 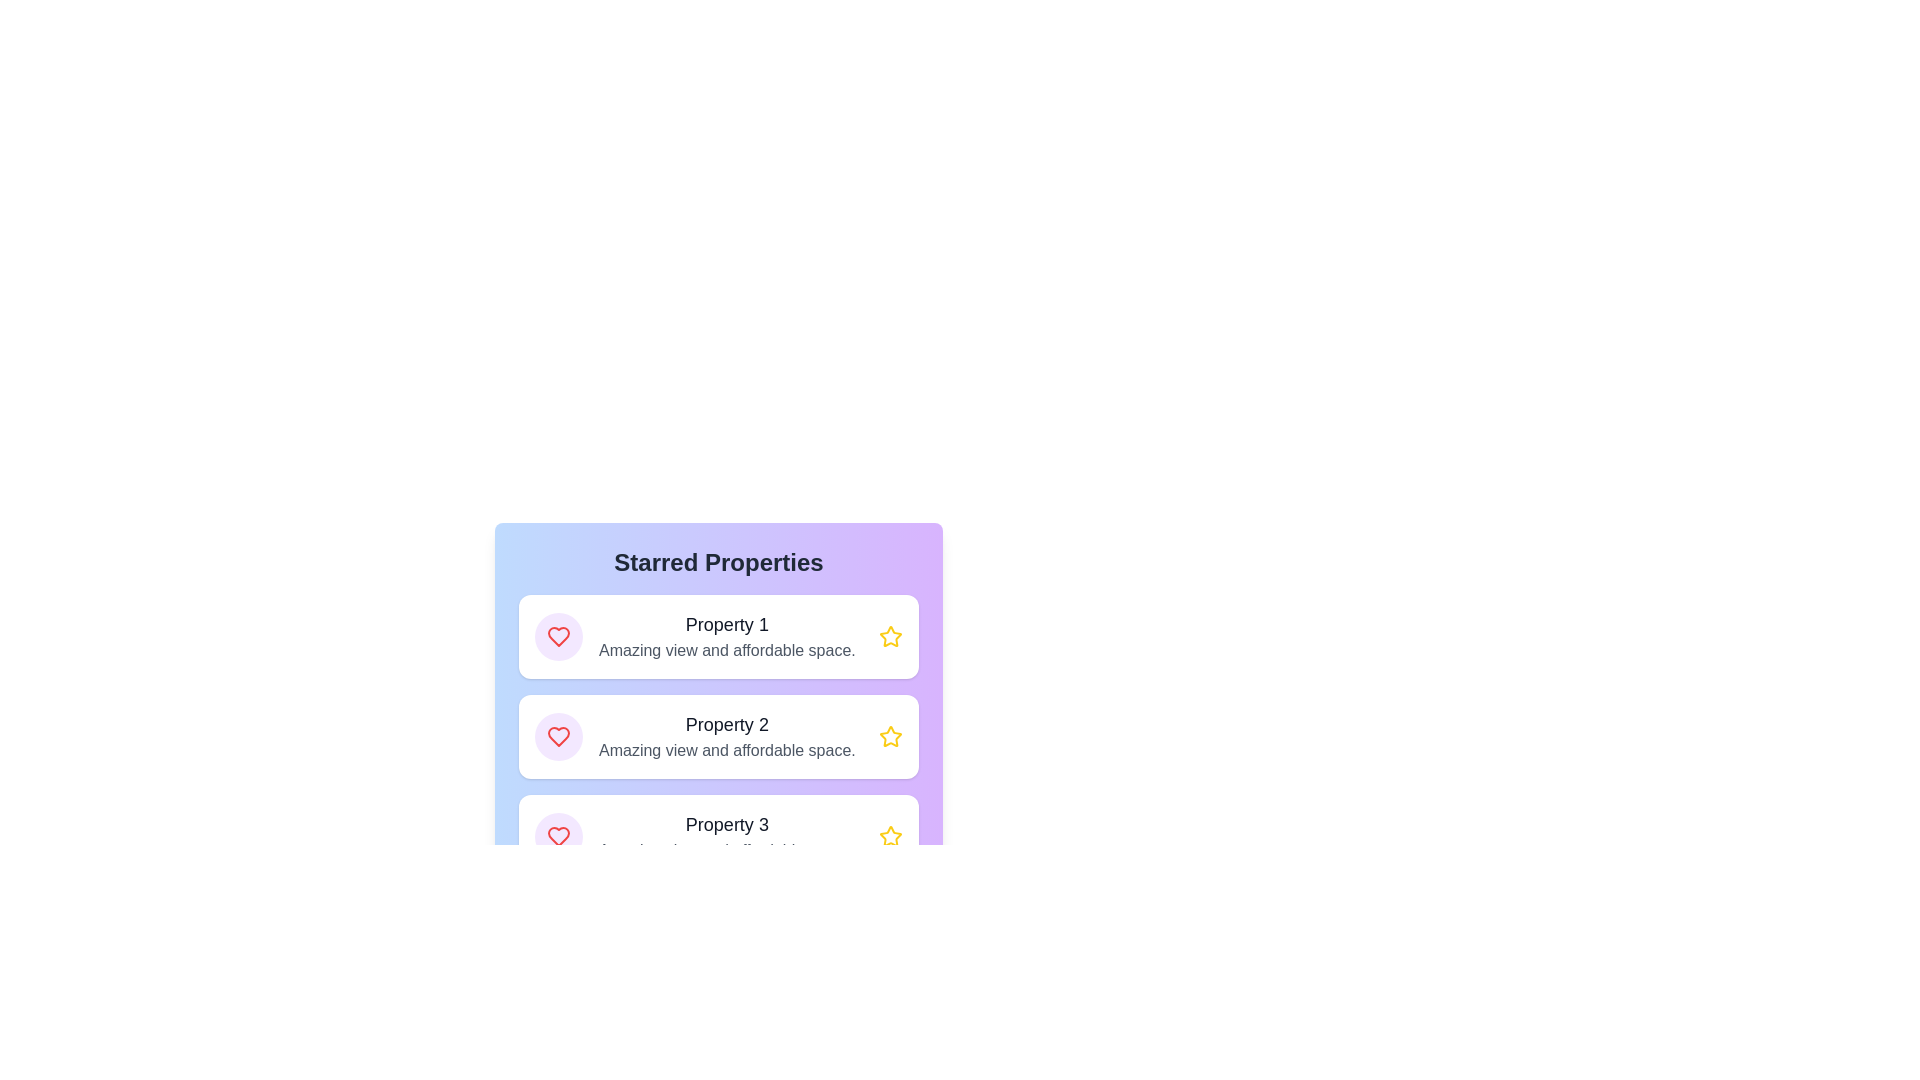 I want to click on text display that provides a description for 'Property 1', located below the header within the first item card under 'Starred Properties', so click(x=726, y=651).